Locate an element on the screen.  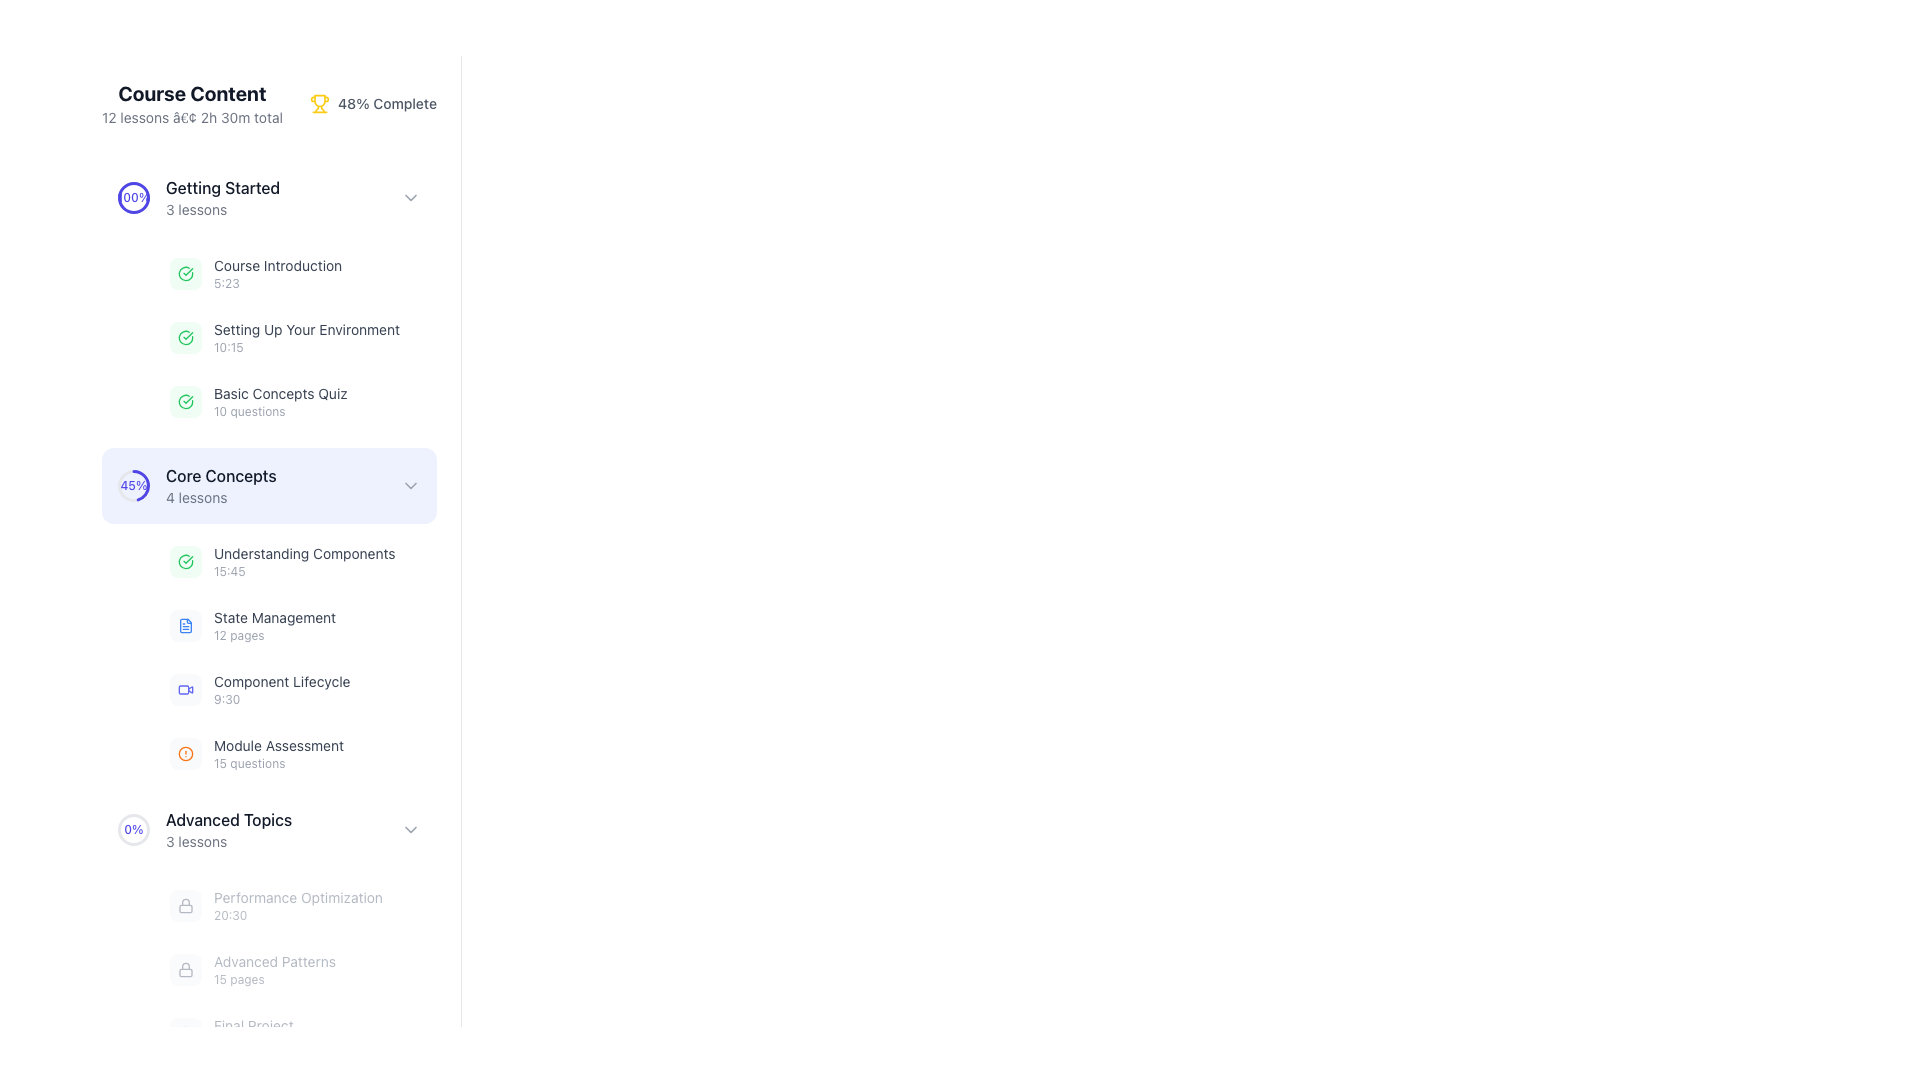
the List item titled 'Setting Up Your Environment' for accessibility navigation is located at coordinates (296, 337).